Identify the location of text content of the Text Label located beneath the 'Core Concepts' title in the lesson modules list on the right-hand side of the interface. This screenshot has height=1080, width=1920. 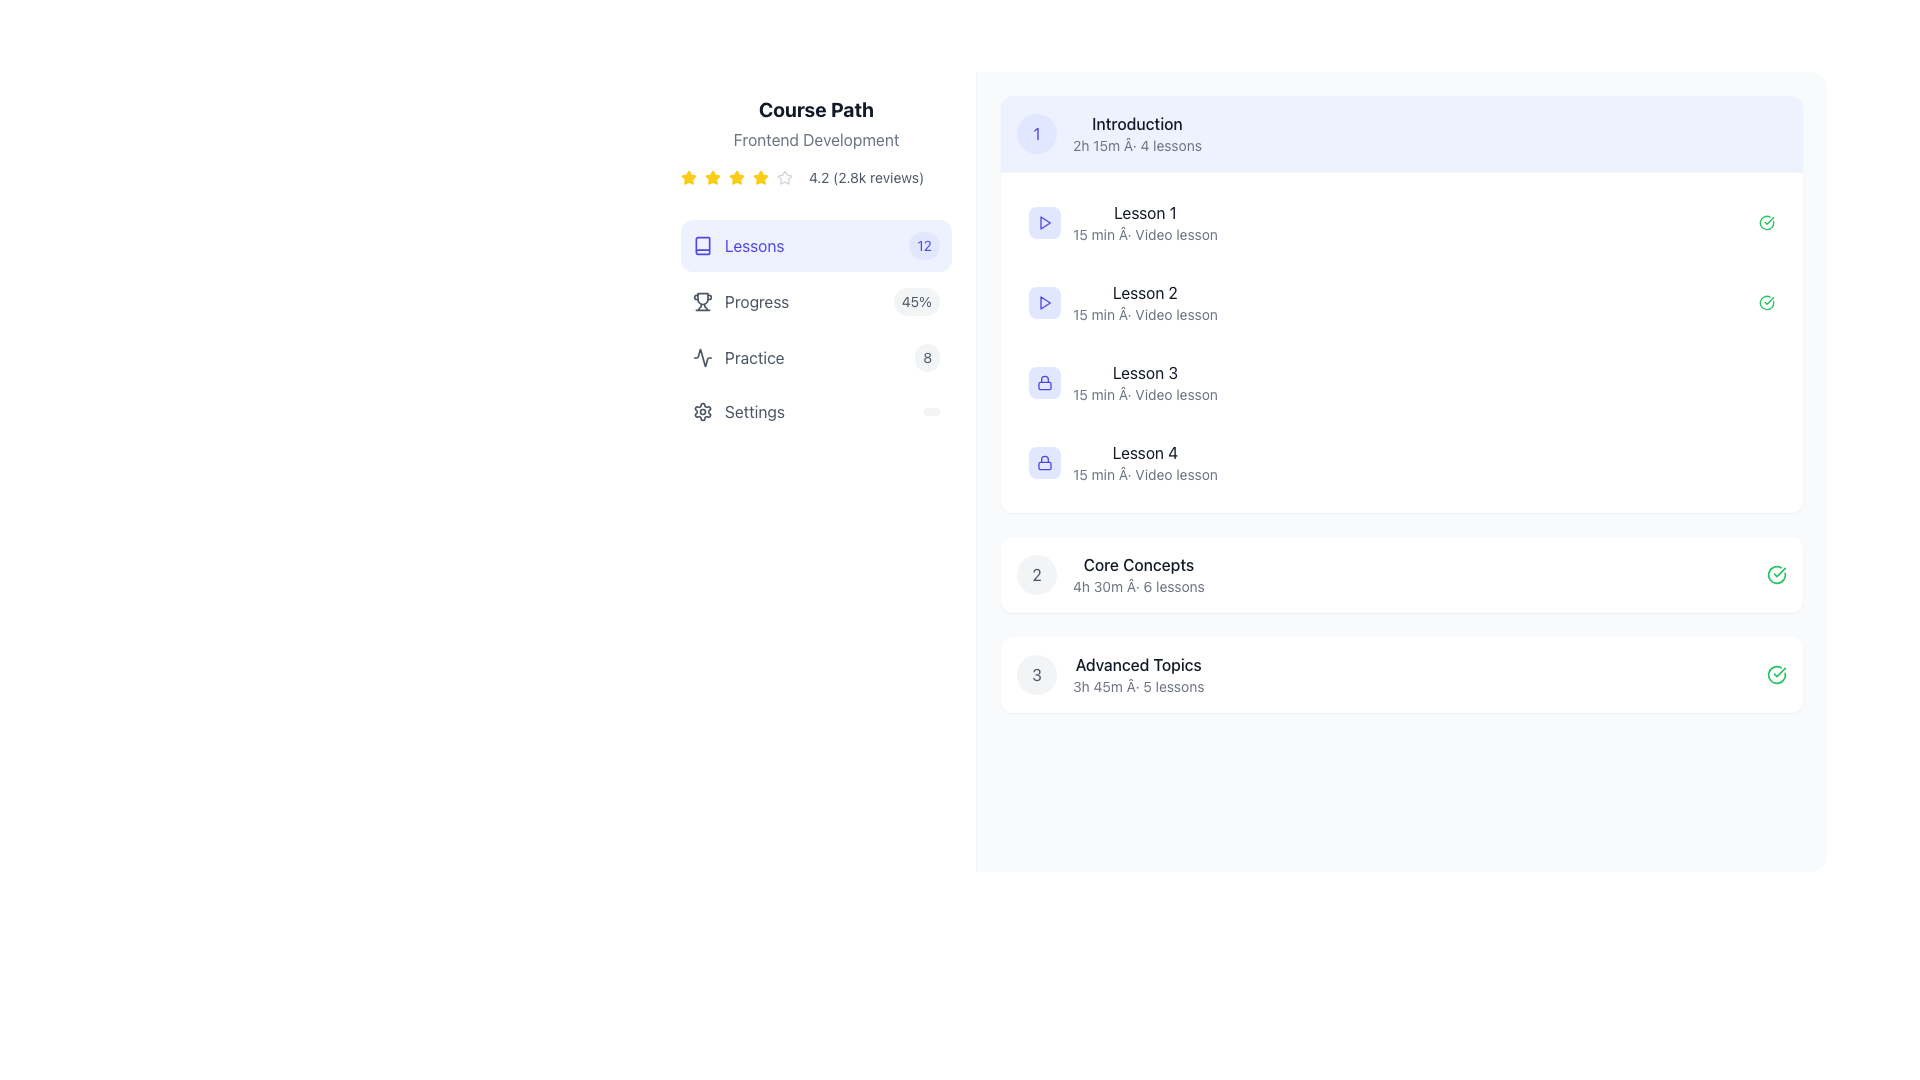
(1138, 585).